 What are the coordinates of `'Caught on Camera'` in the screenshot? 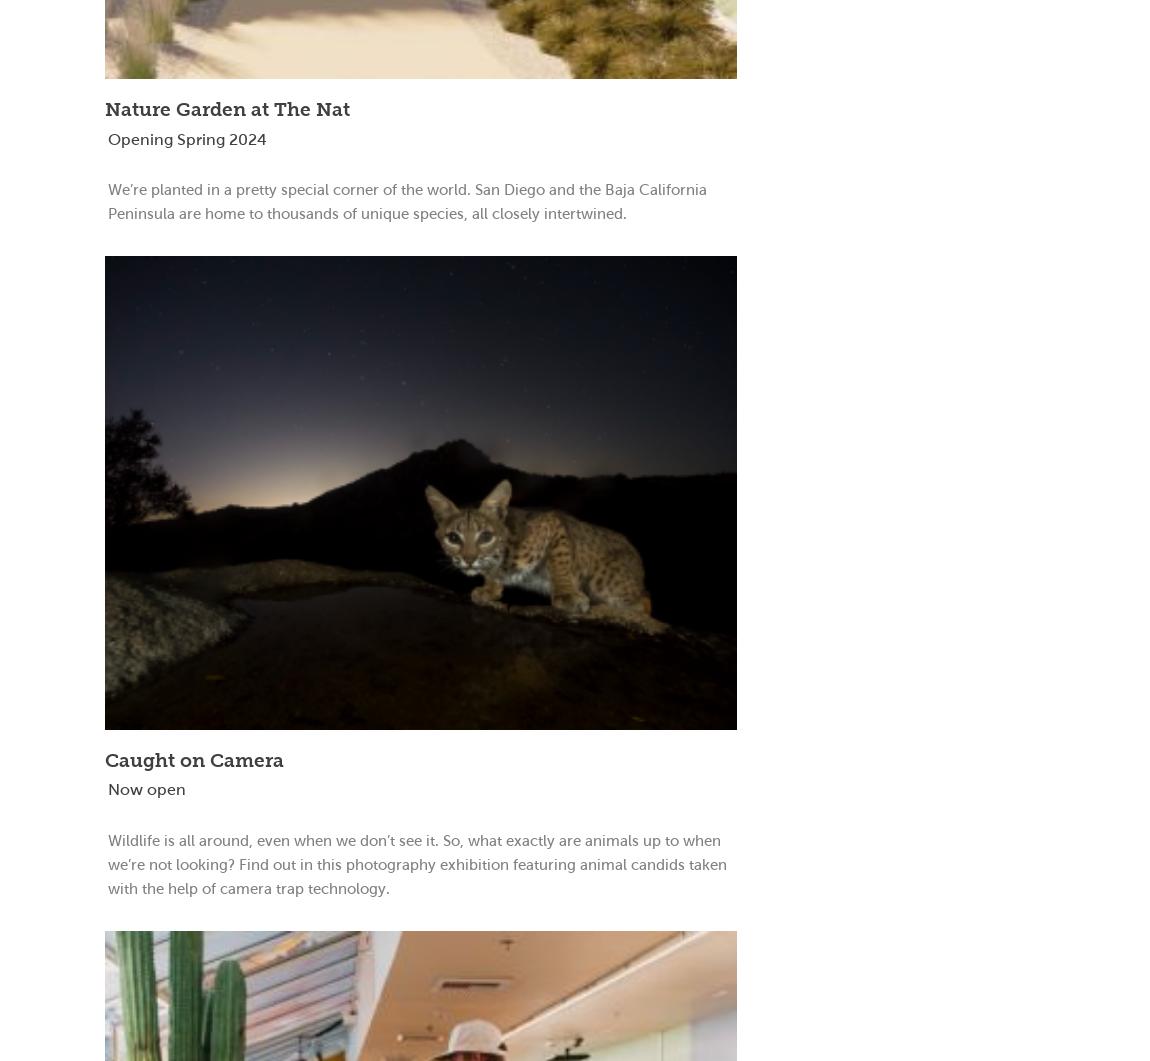 It's located at (193, 759).